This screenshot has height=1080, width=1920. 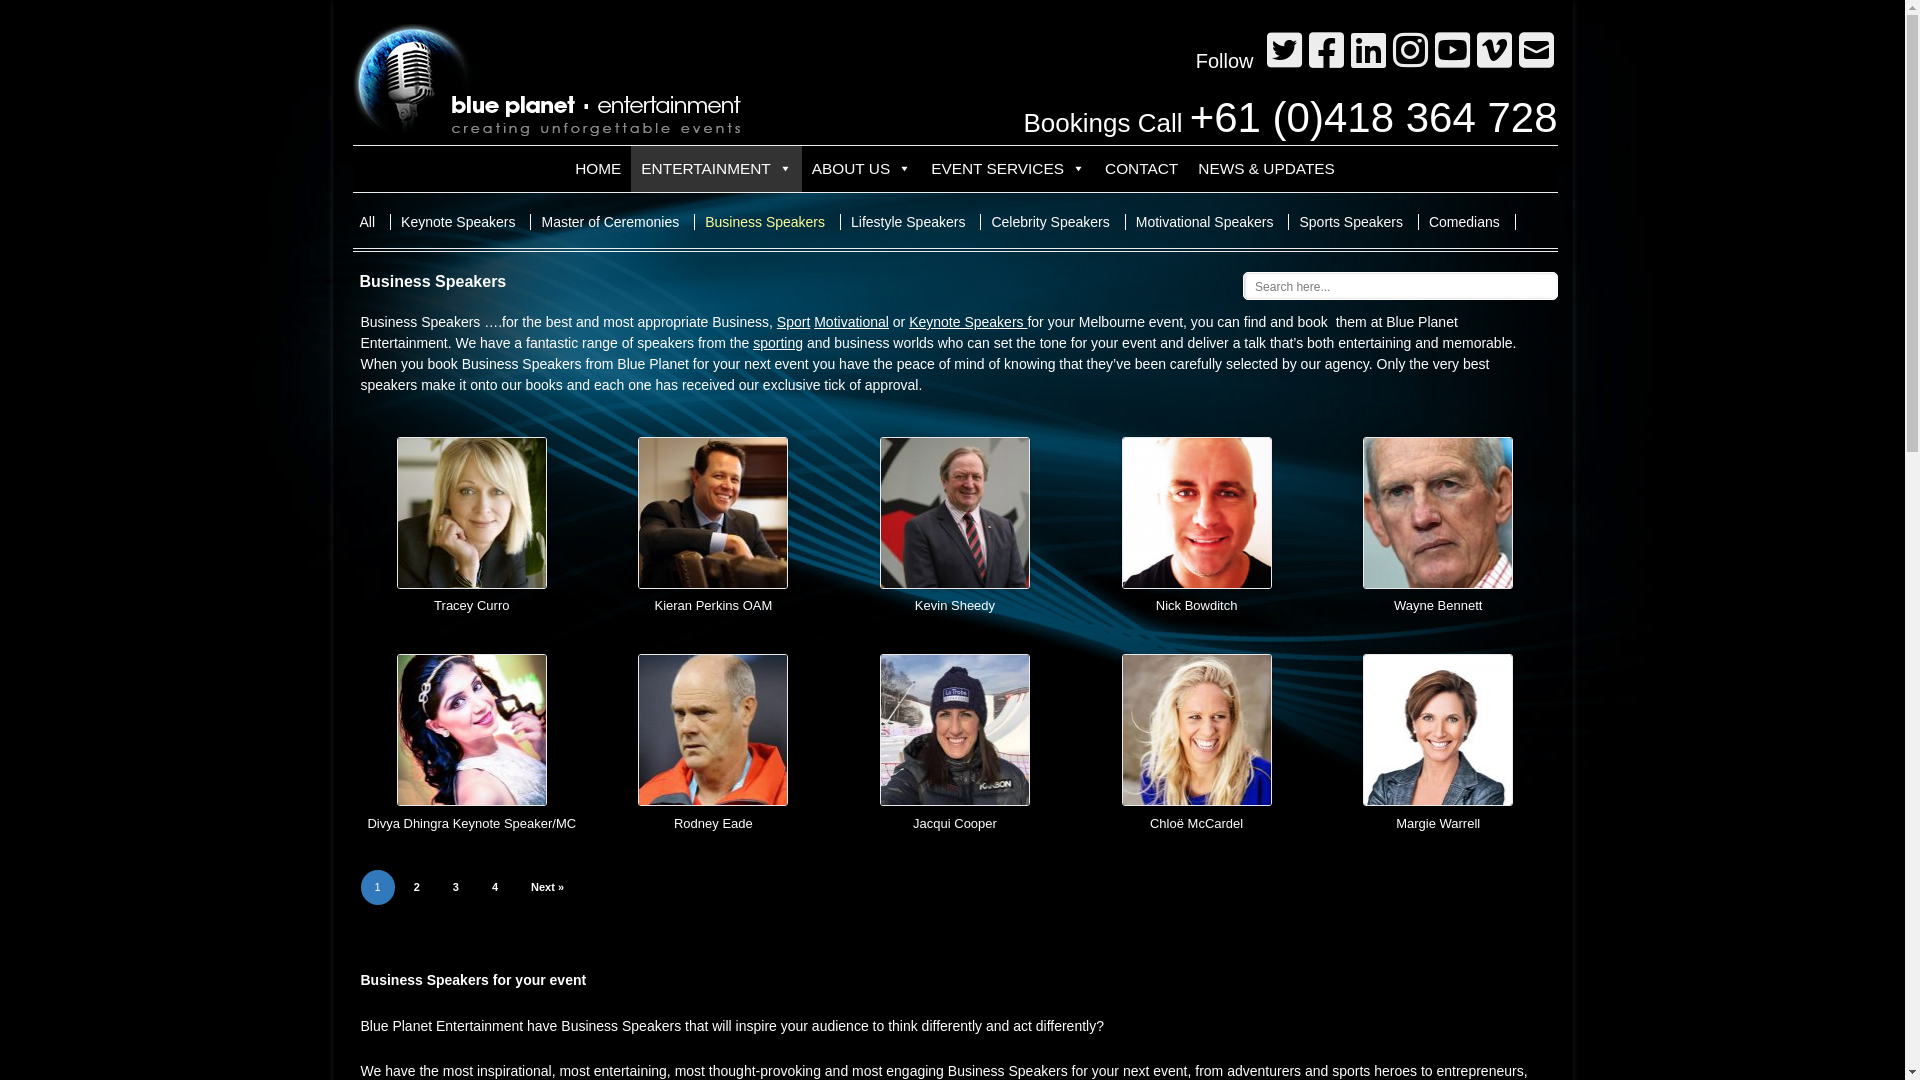 I want to click on '4', so click(x=494, y=886).